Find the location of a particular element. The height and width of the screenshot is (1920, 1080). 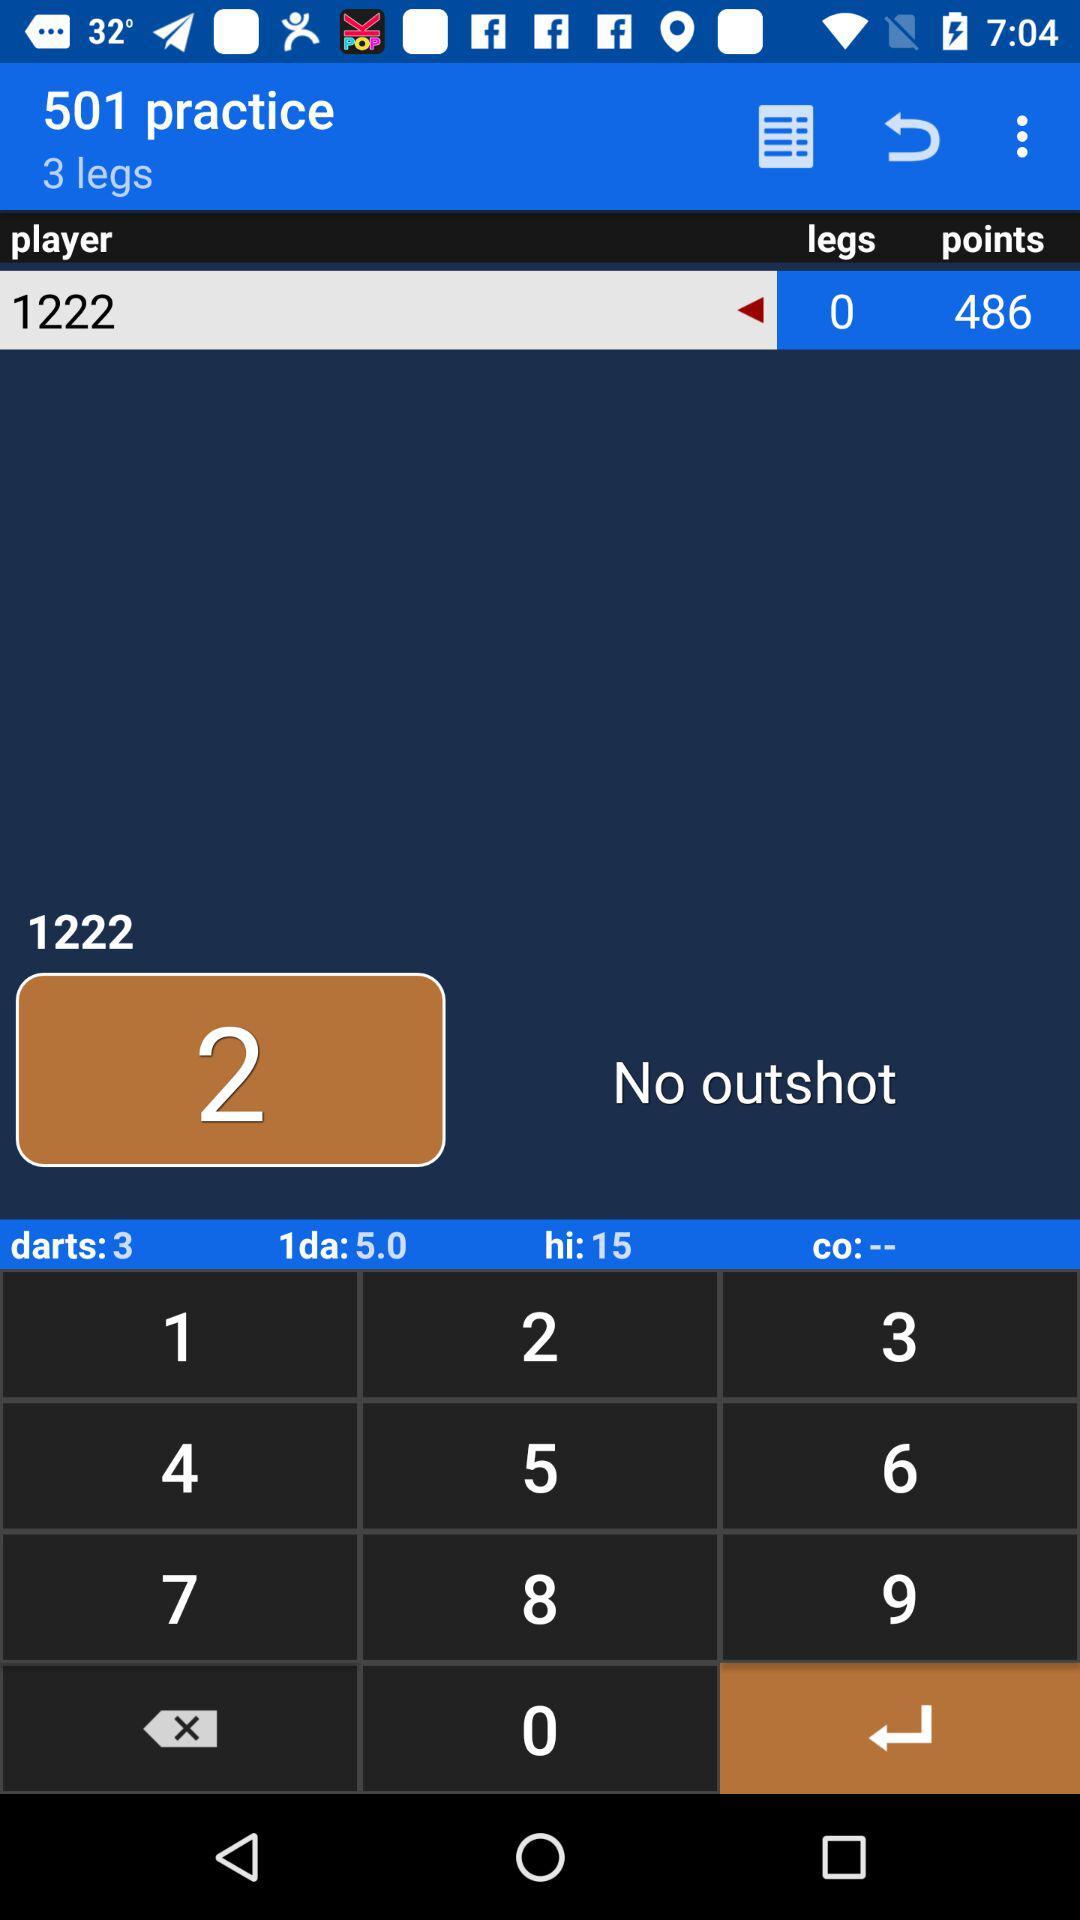

the 7 is located at coordinates (180, 1596).